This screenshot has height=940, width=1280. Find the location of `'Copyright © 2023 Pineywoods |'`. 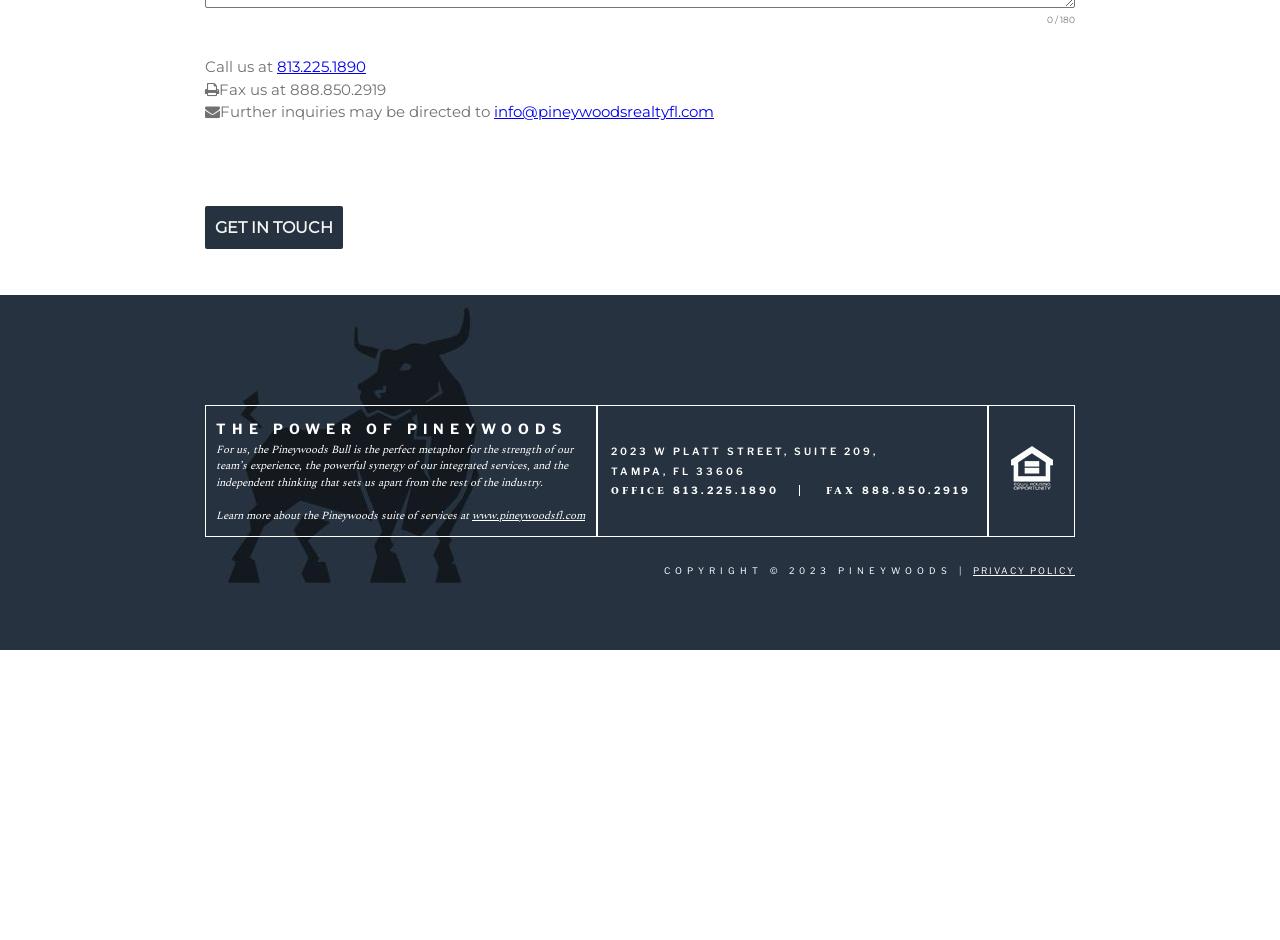

'Copyright © 2023 Pineywoods |' is located at coordinates (818, 570).